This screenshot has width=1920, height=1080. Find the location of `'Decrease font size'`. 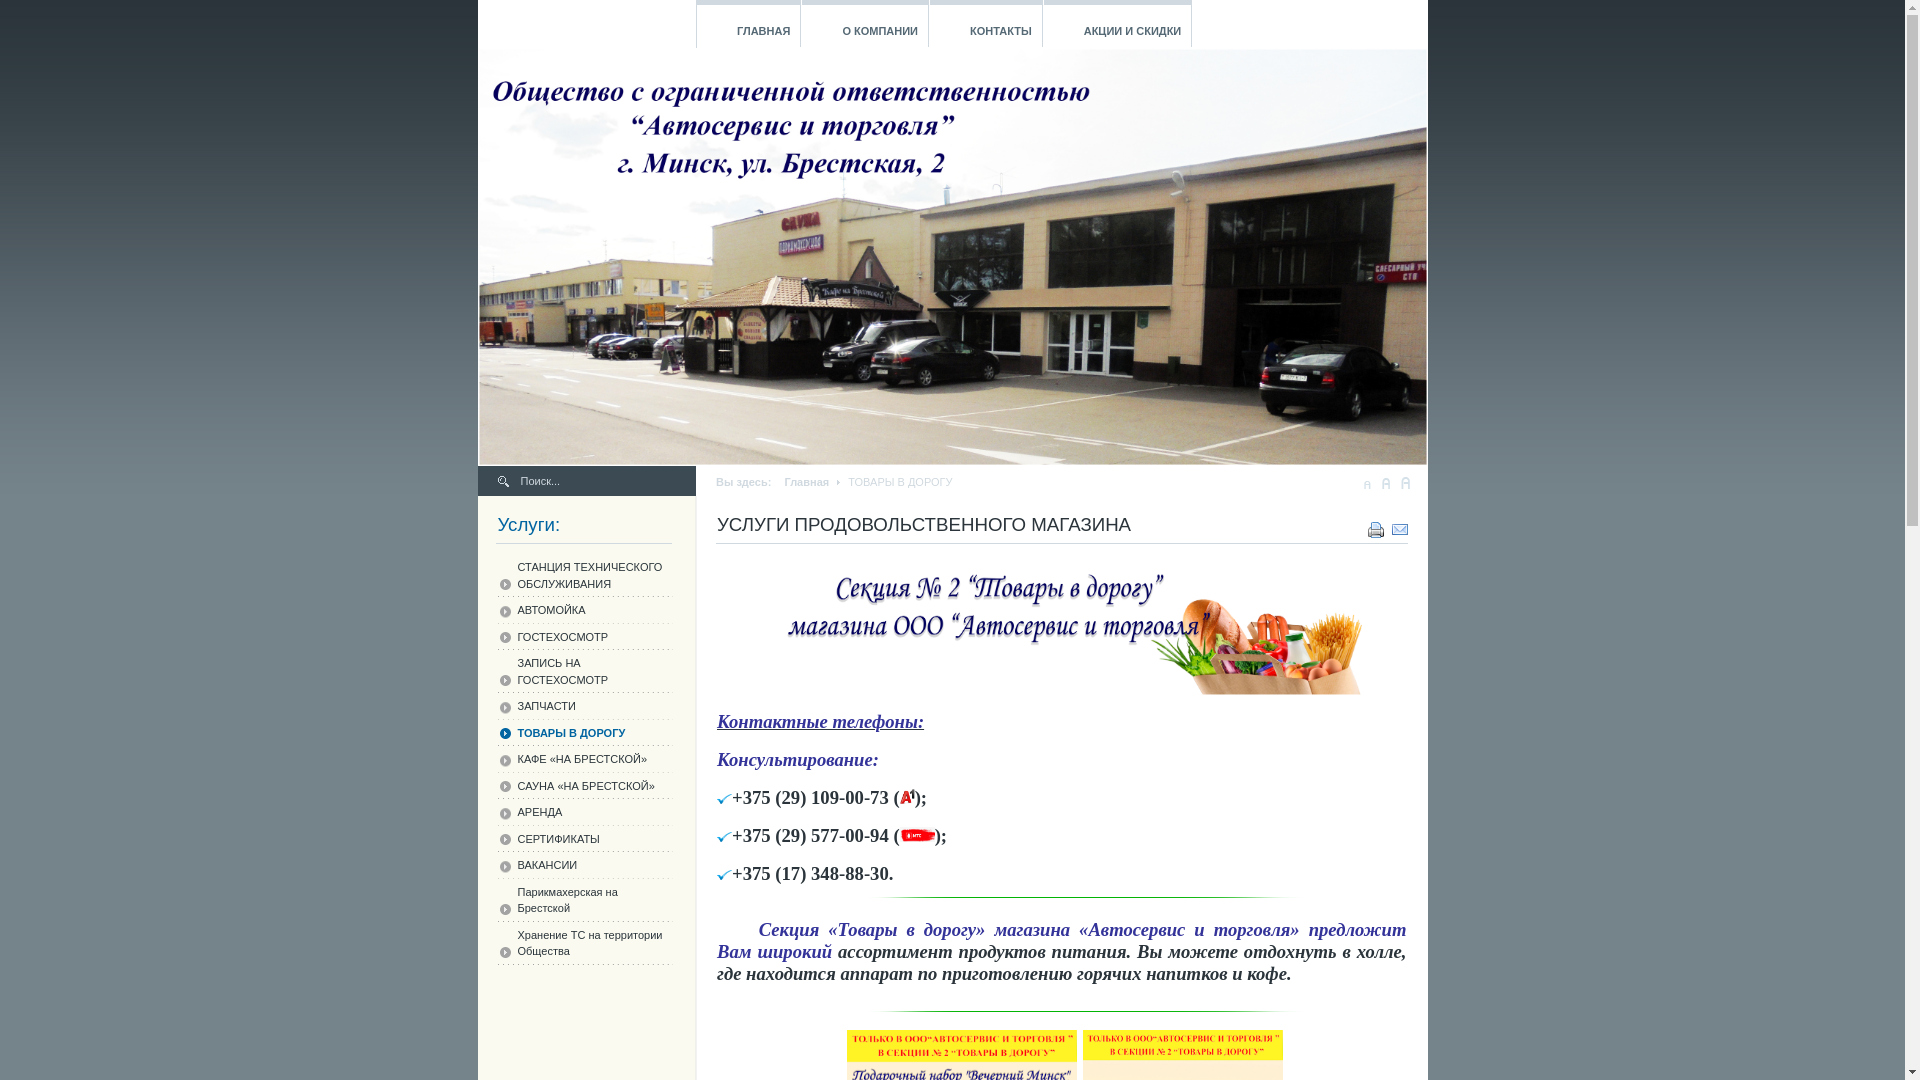

'Decrease font size' is located at coordinates (1366, 482).